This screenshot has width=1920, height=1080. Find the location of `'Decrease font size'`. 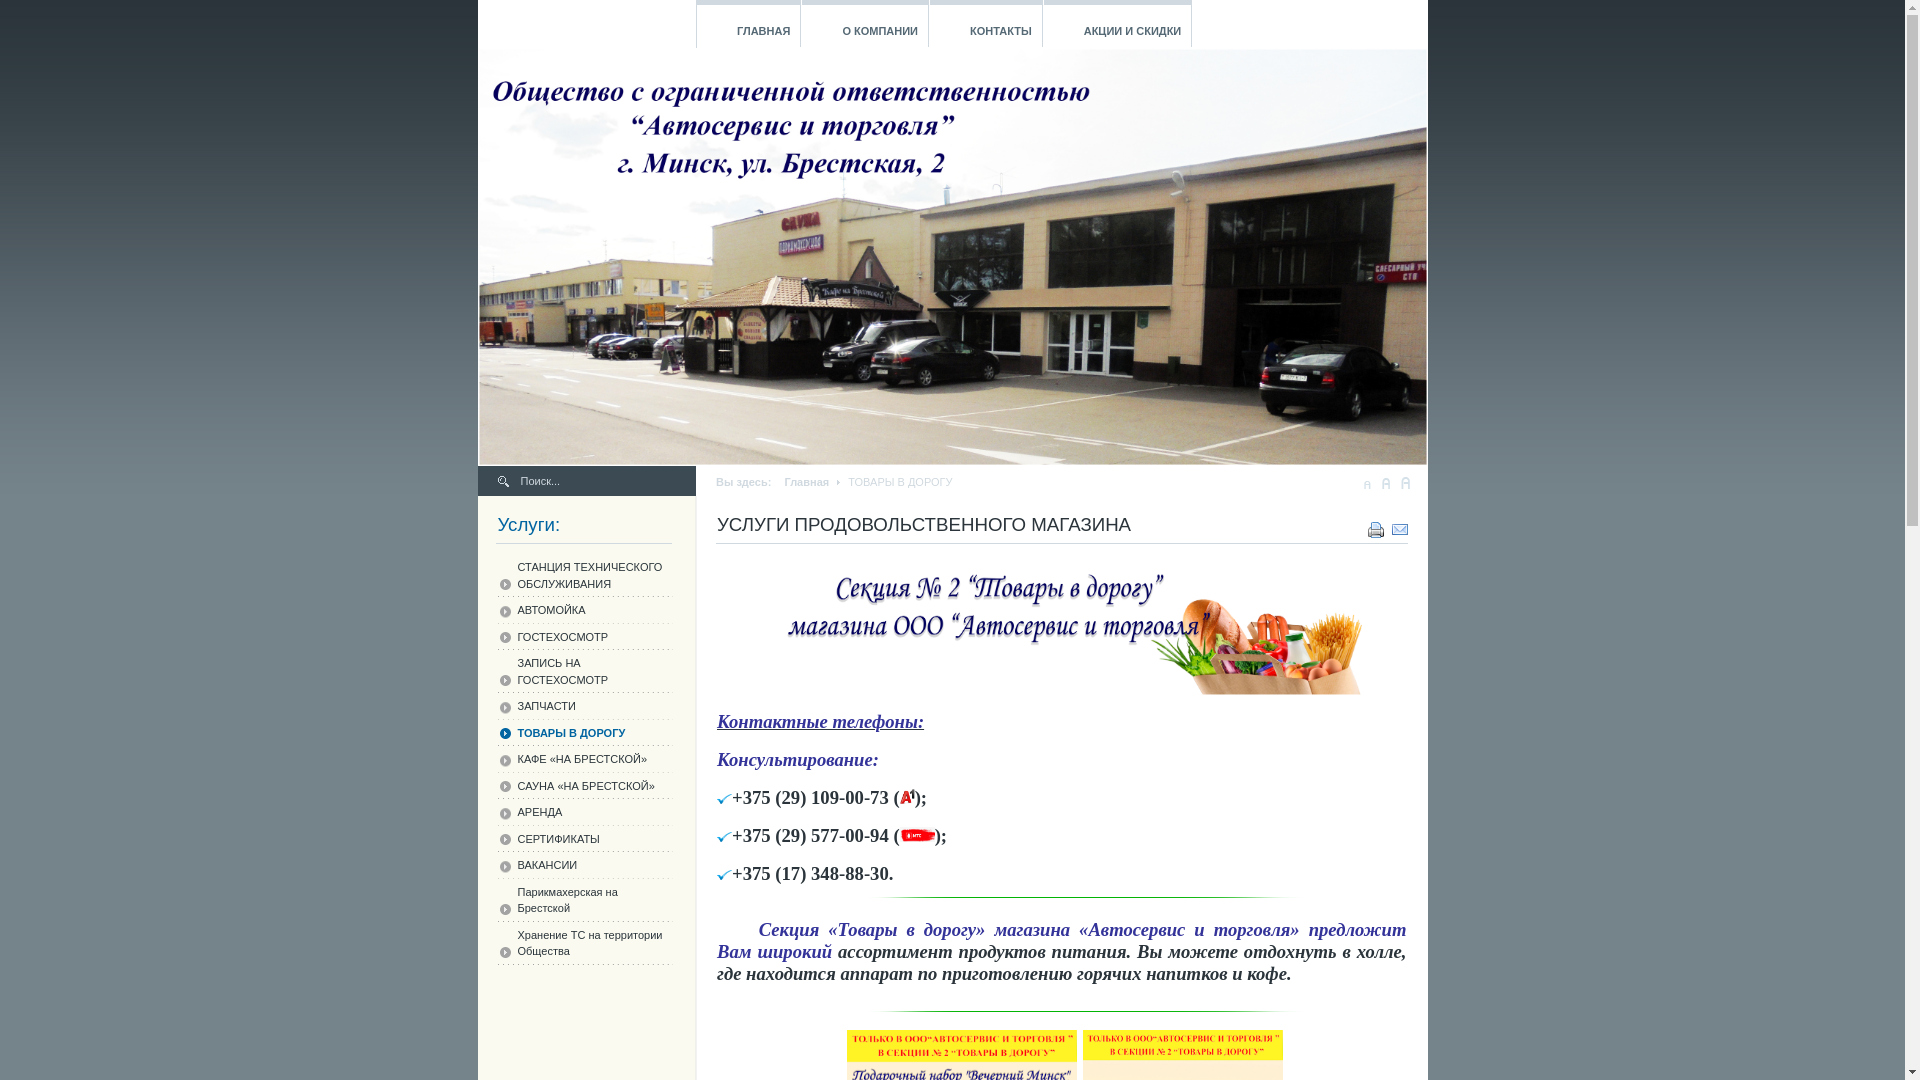

'Decrease font size' is located at coordinates (1366, 482).